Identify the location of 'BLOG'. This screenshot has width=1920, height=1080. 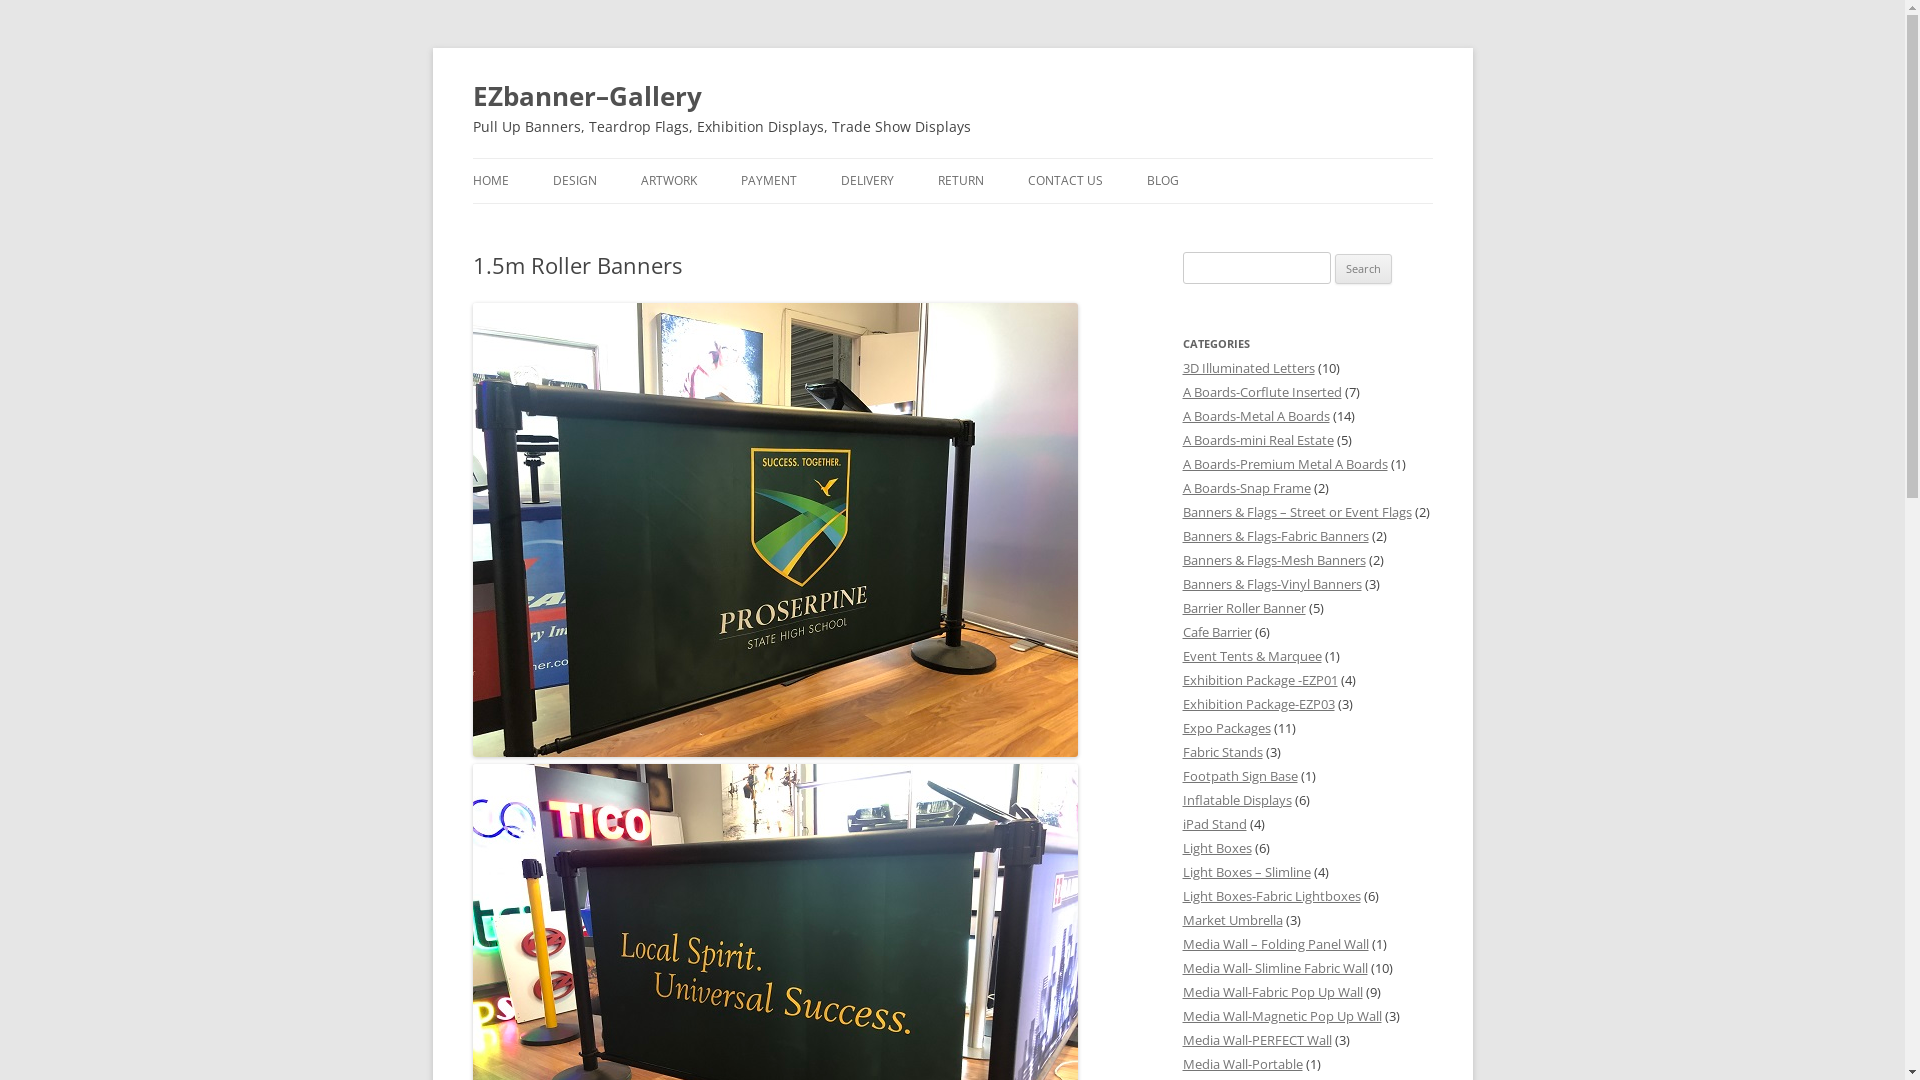
(1161, 181).